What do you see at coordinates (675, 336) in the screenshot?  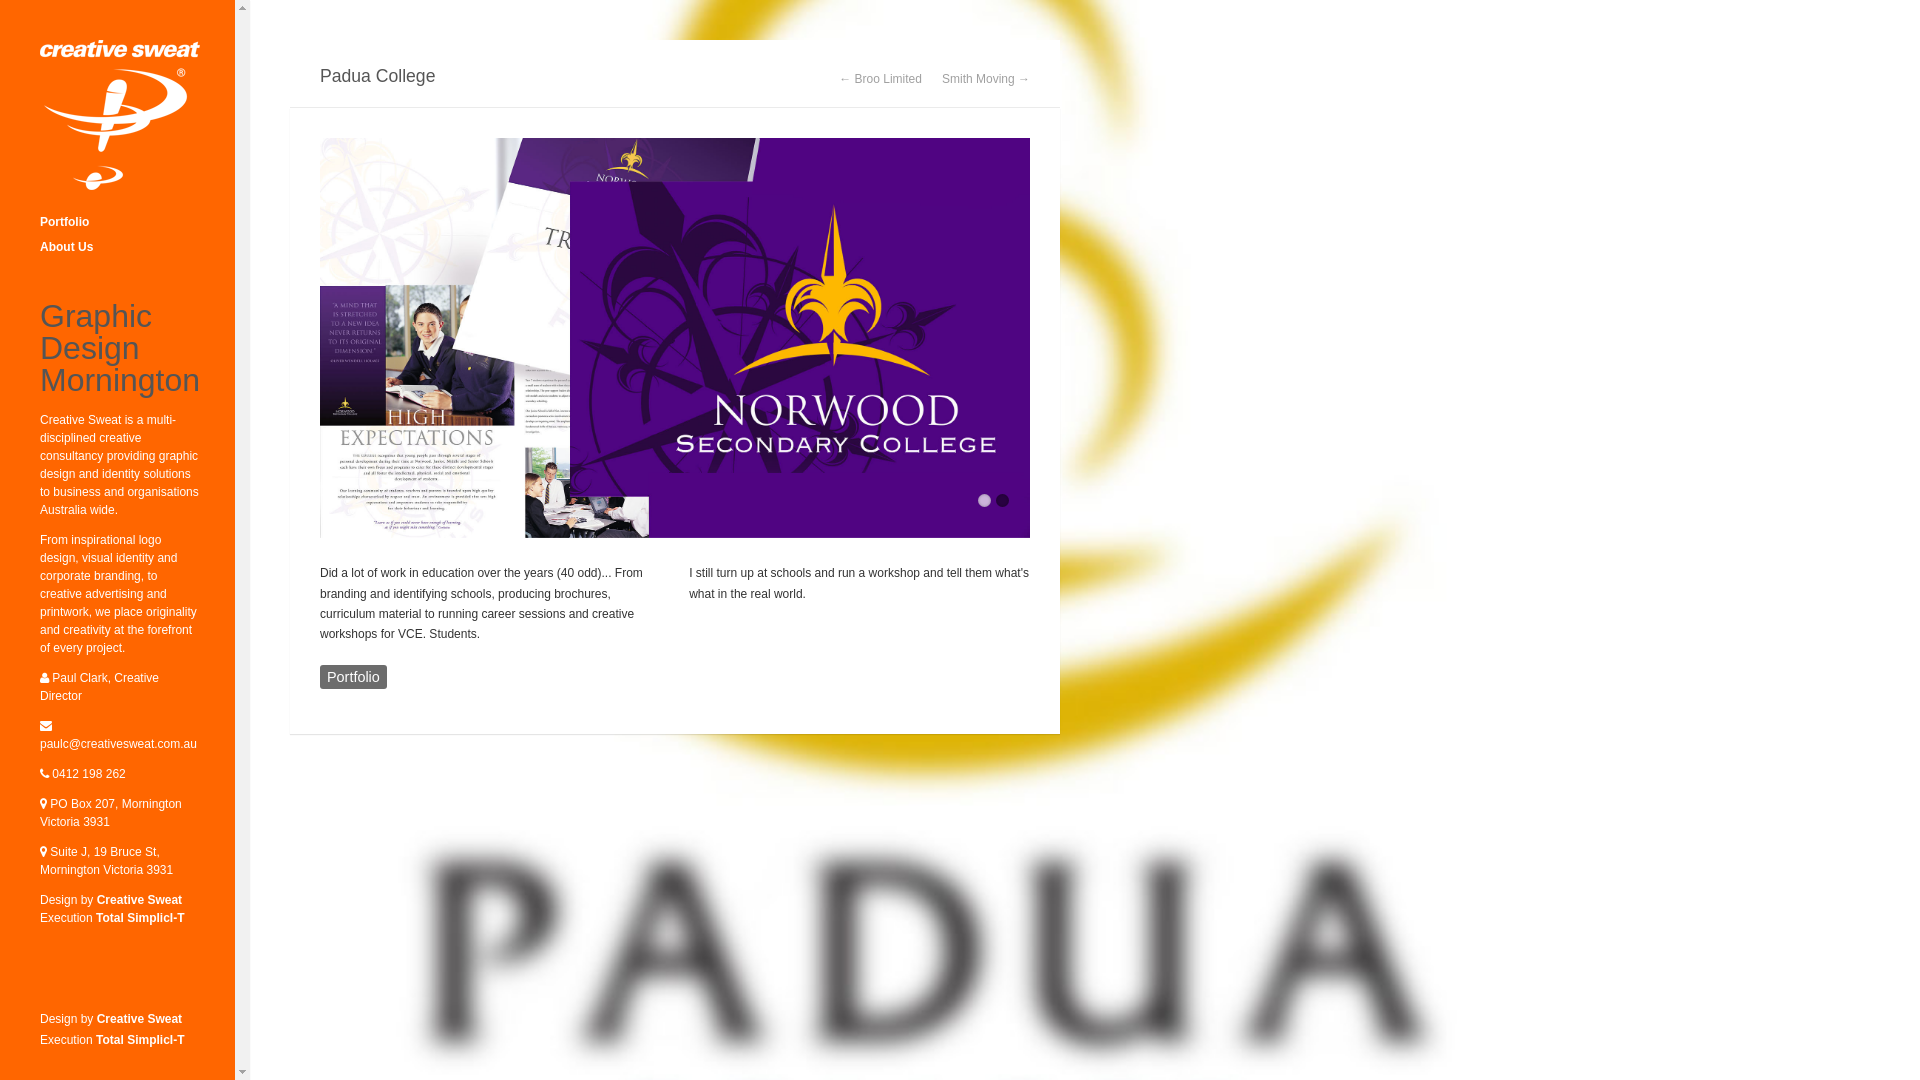 I see `'Norwood'` at bounding box center [675, 336].